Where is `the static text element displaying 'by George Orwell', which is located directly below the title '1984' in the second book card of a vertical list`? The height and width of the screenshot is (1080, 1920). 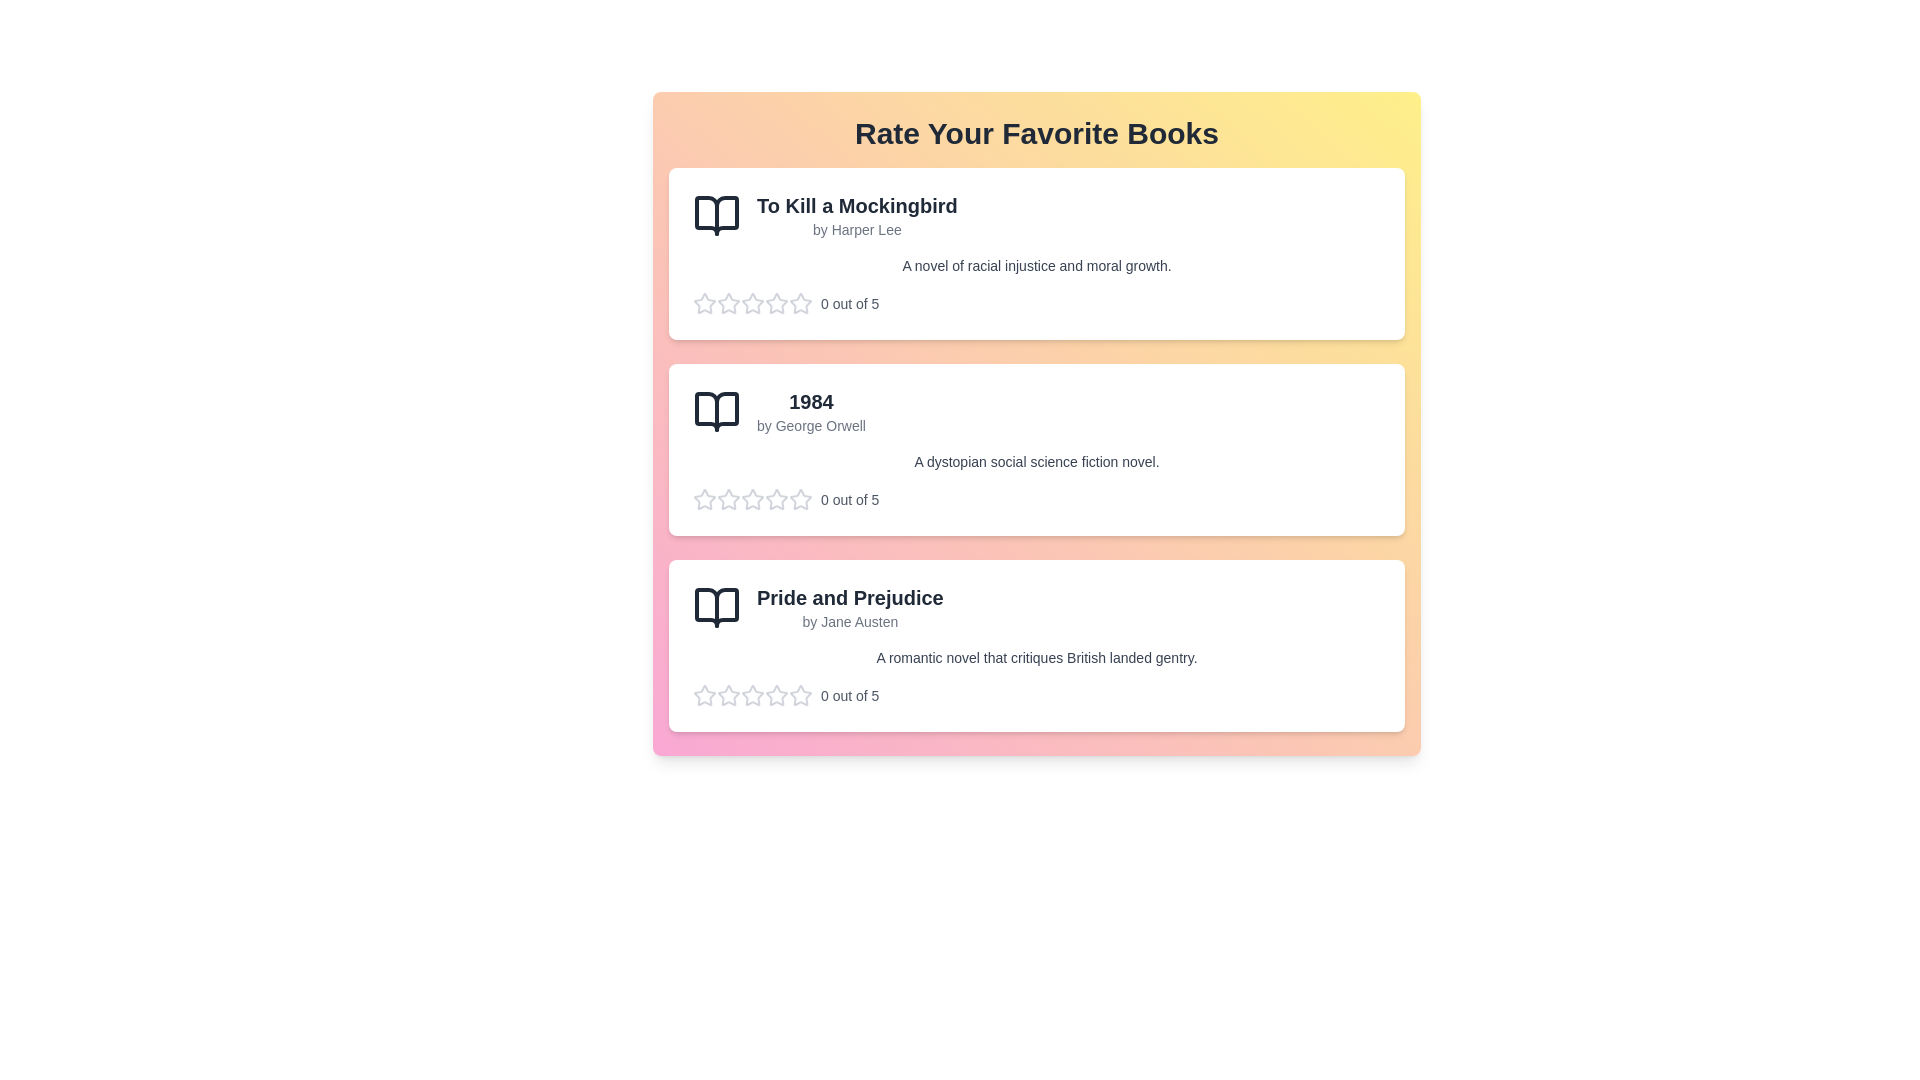
the static text element displaying 'by George Orwell', which is located directly below the title '1984' in the second book card of a vertical list is located at coordinates (811, 424).